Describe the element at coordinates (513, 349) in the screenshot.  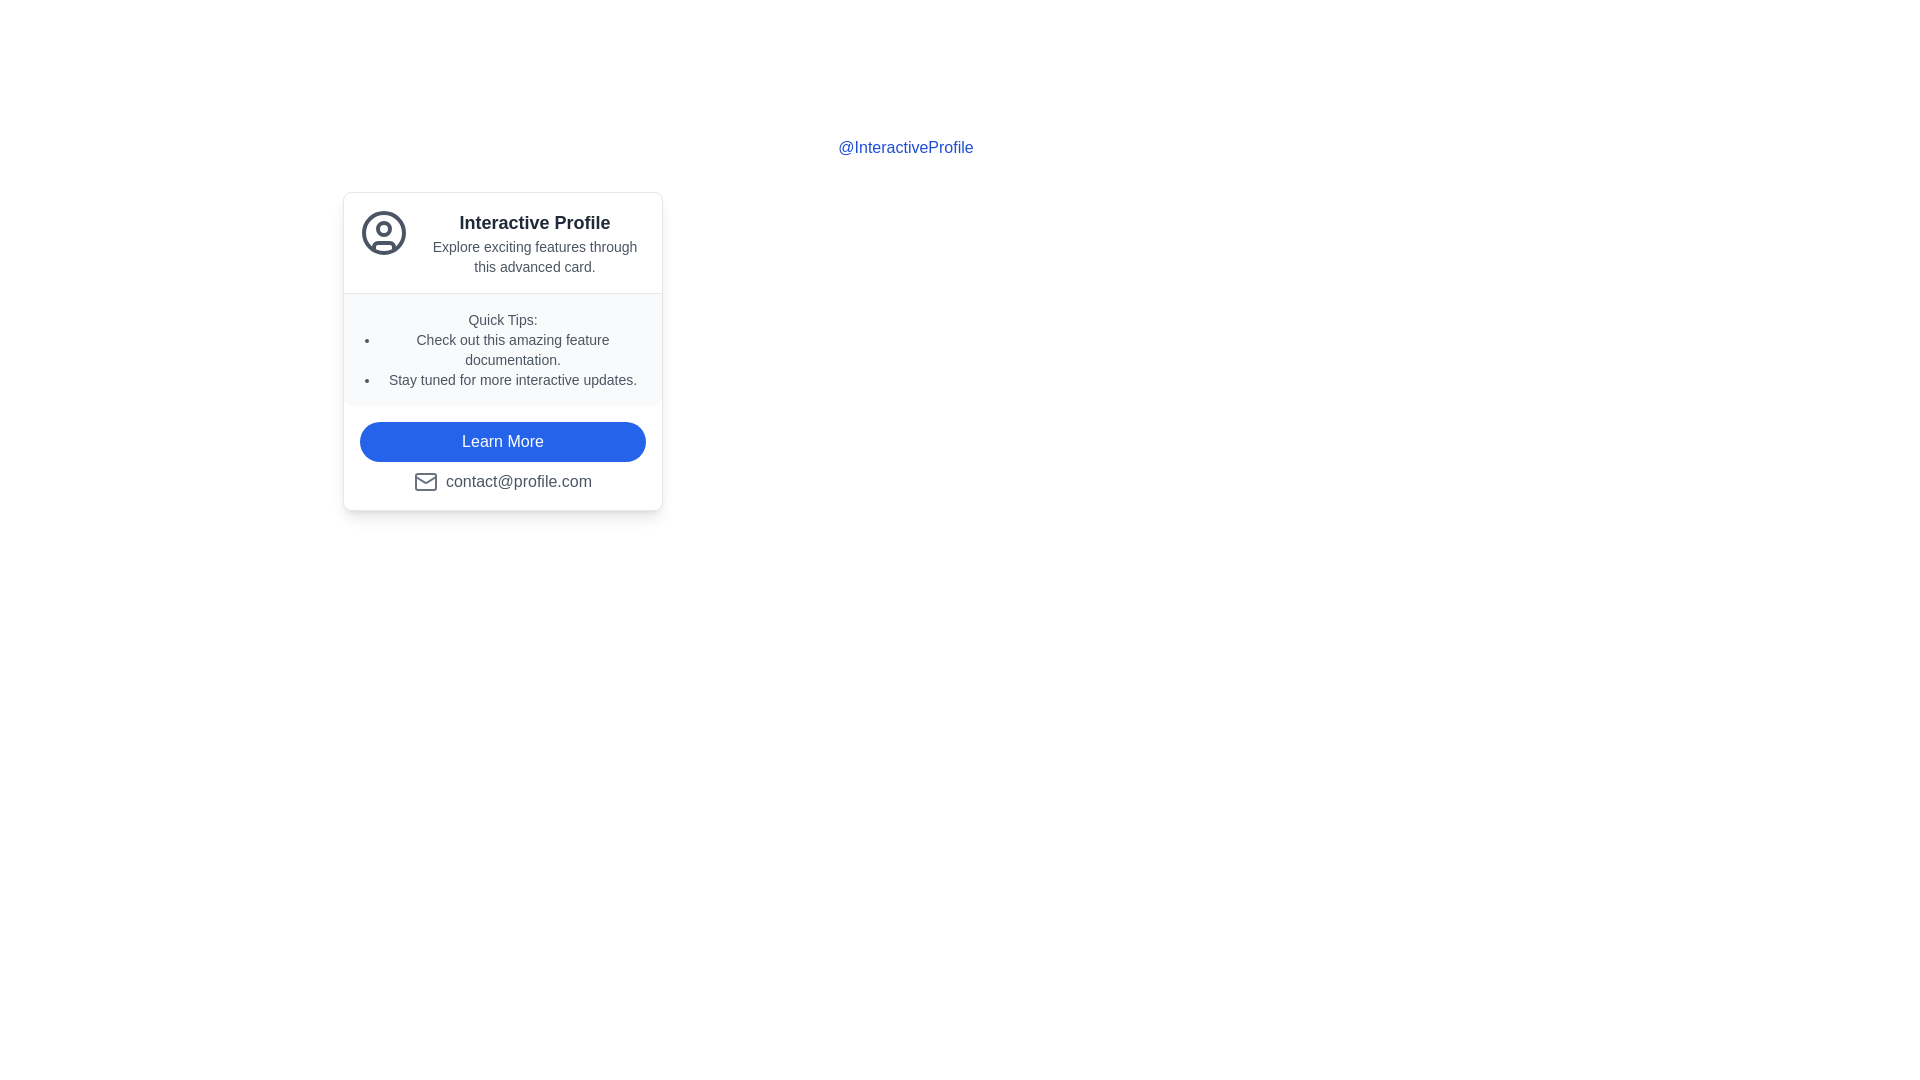
I see `the first item in the 'Quick Tips:' section, which indicates important feature documentation for the user` at that location.